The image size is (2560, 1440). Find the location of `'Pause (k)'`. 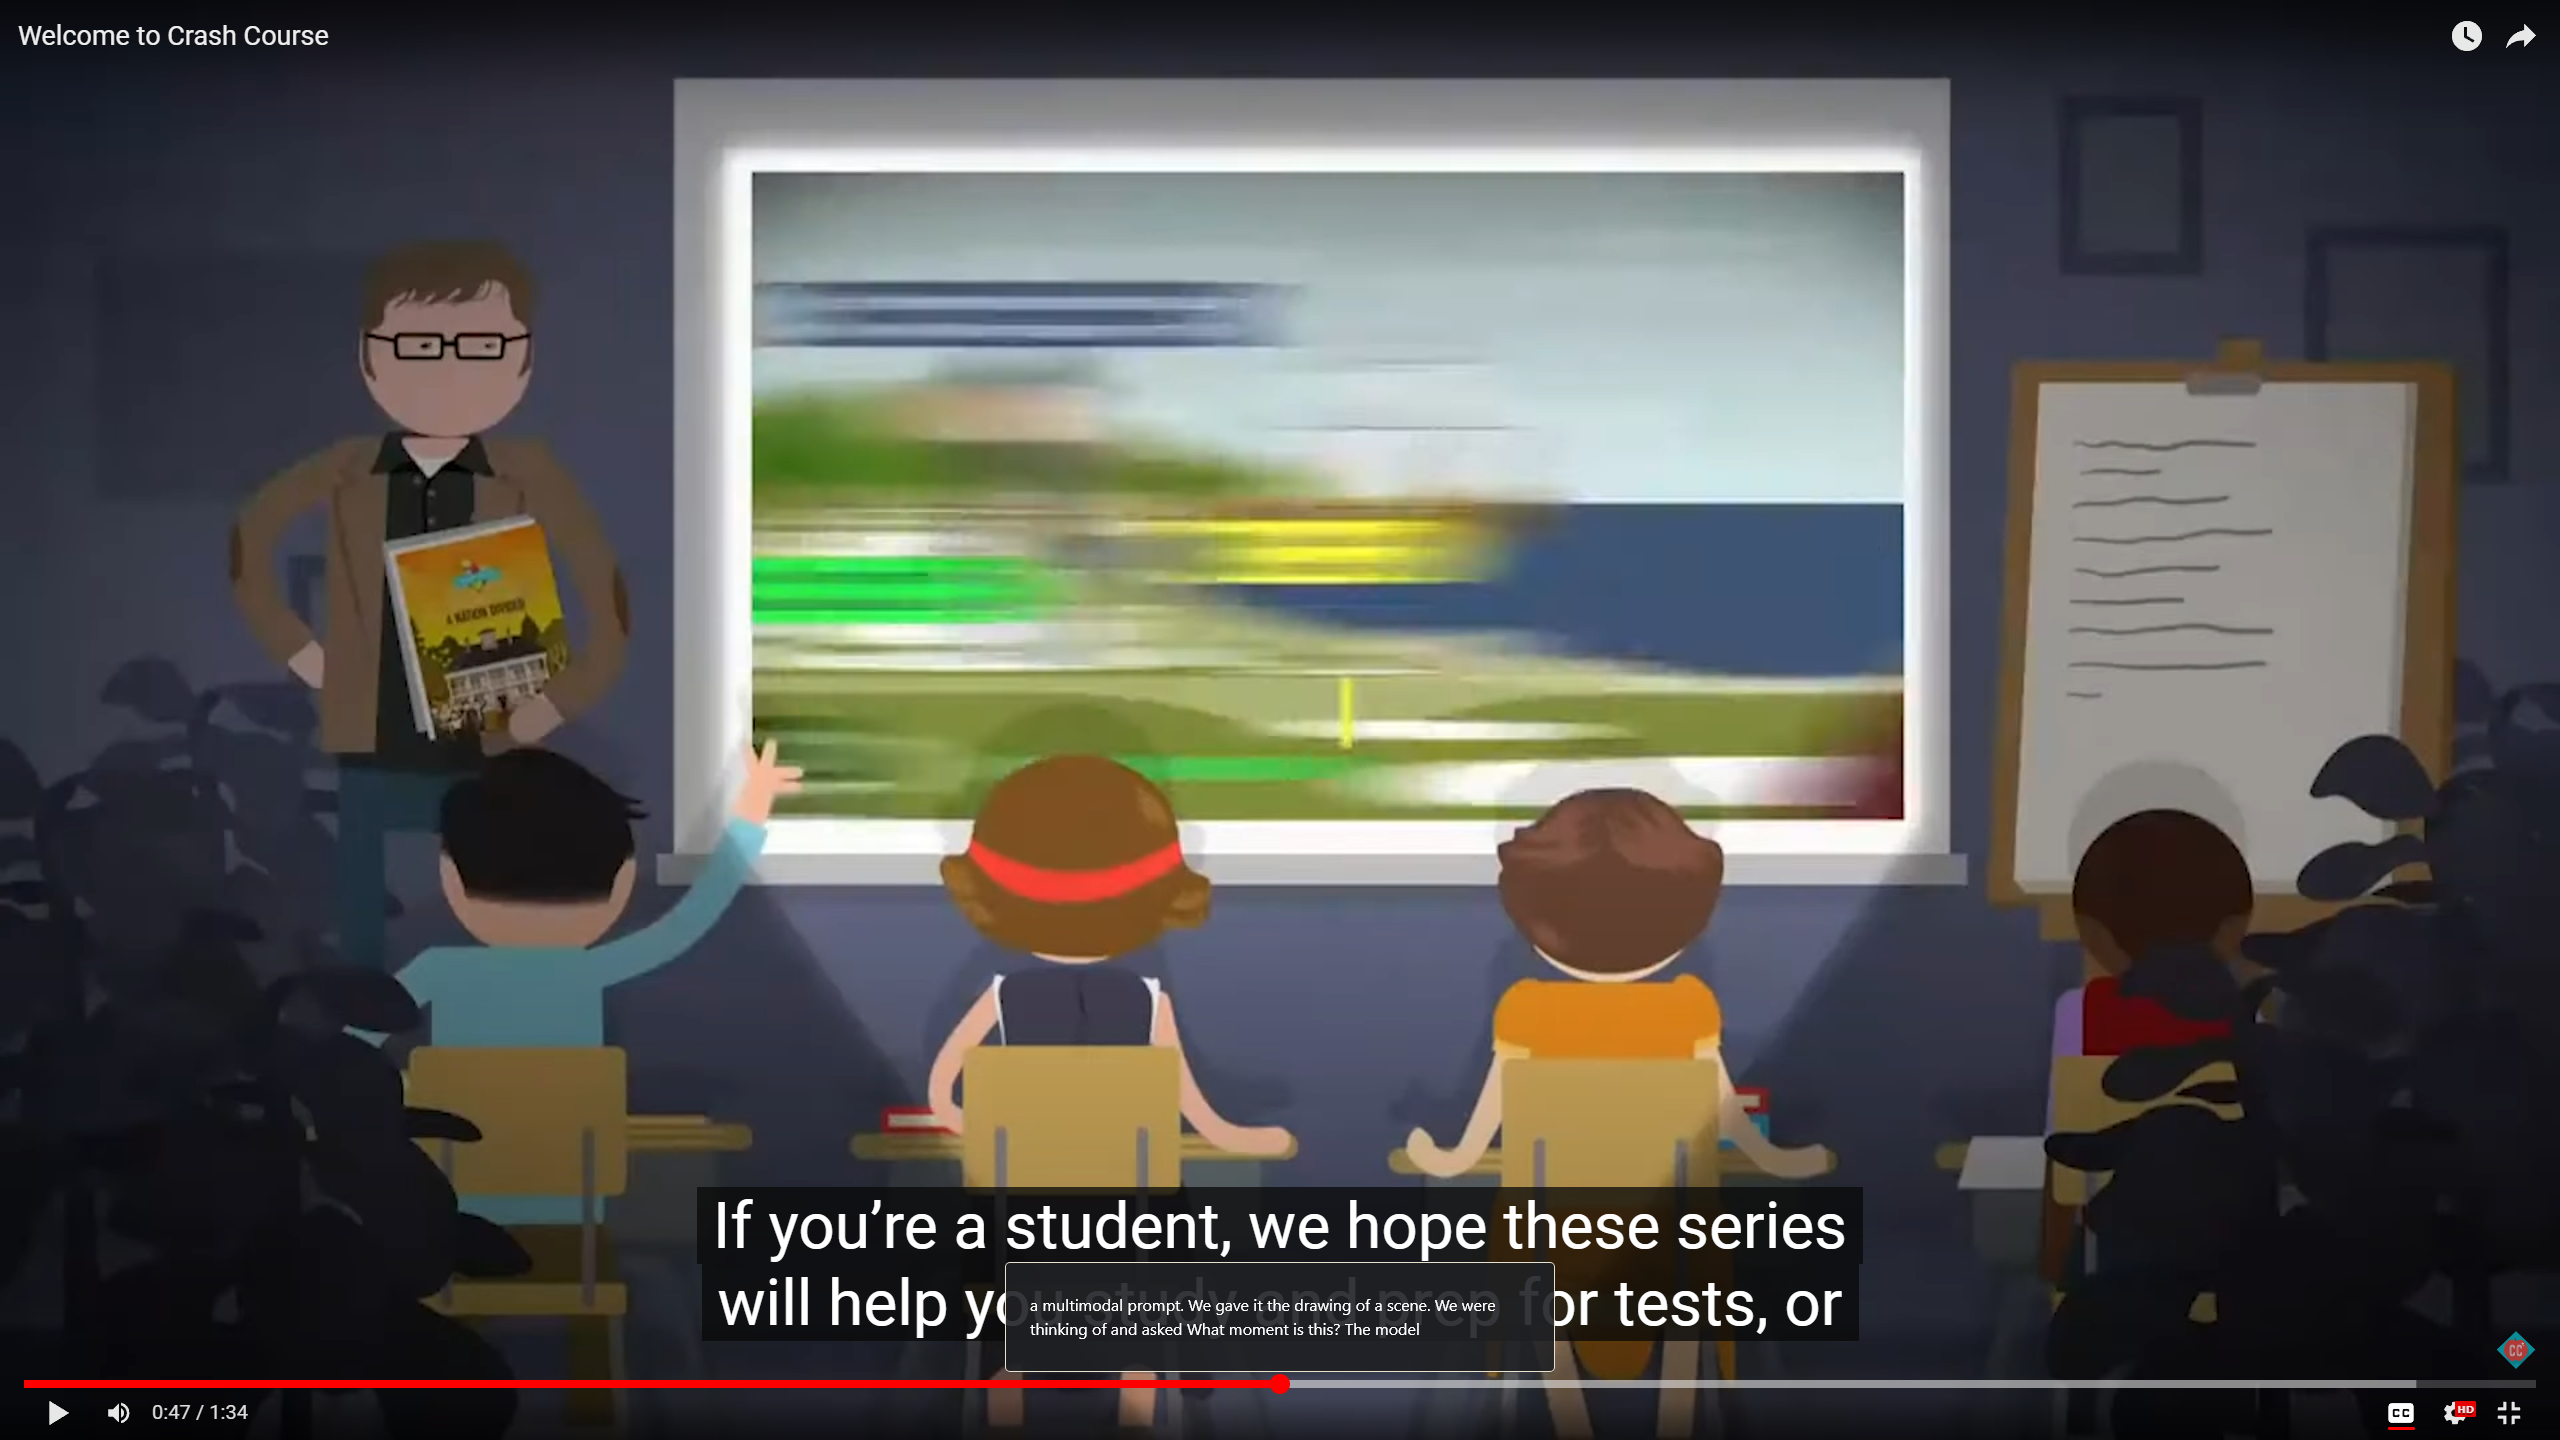

'Pause (k)' is located at coordinates (57, 1412).